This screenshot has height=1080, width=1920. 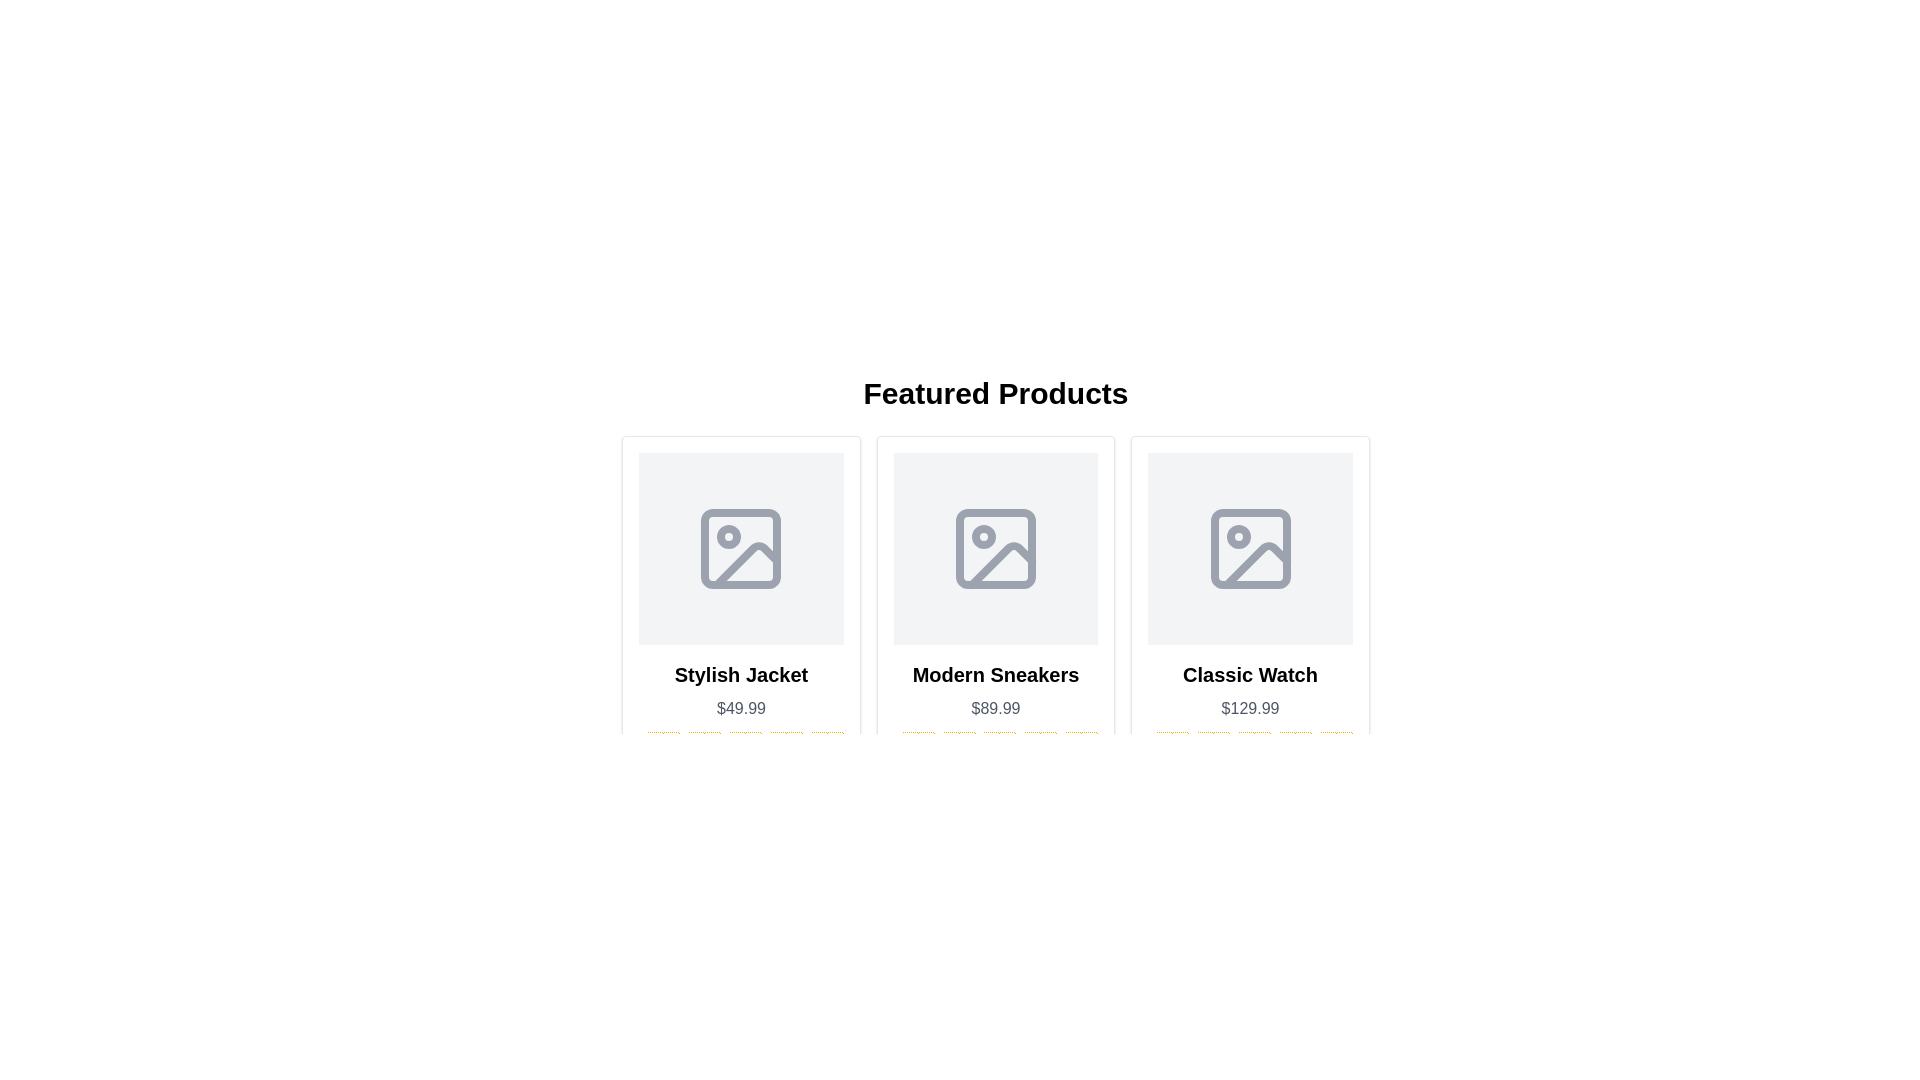 What do you see at coordinates (996, 708) in the screenshot?
I see `the text displaying the price "$89.99" which is located directly underneath the product title "Modern Sneakers" and above the rating stars` at bounding box center [996, 708].